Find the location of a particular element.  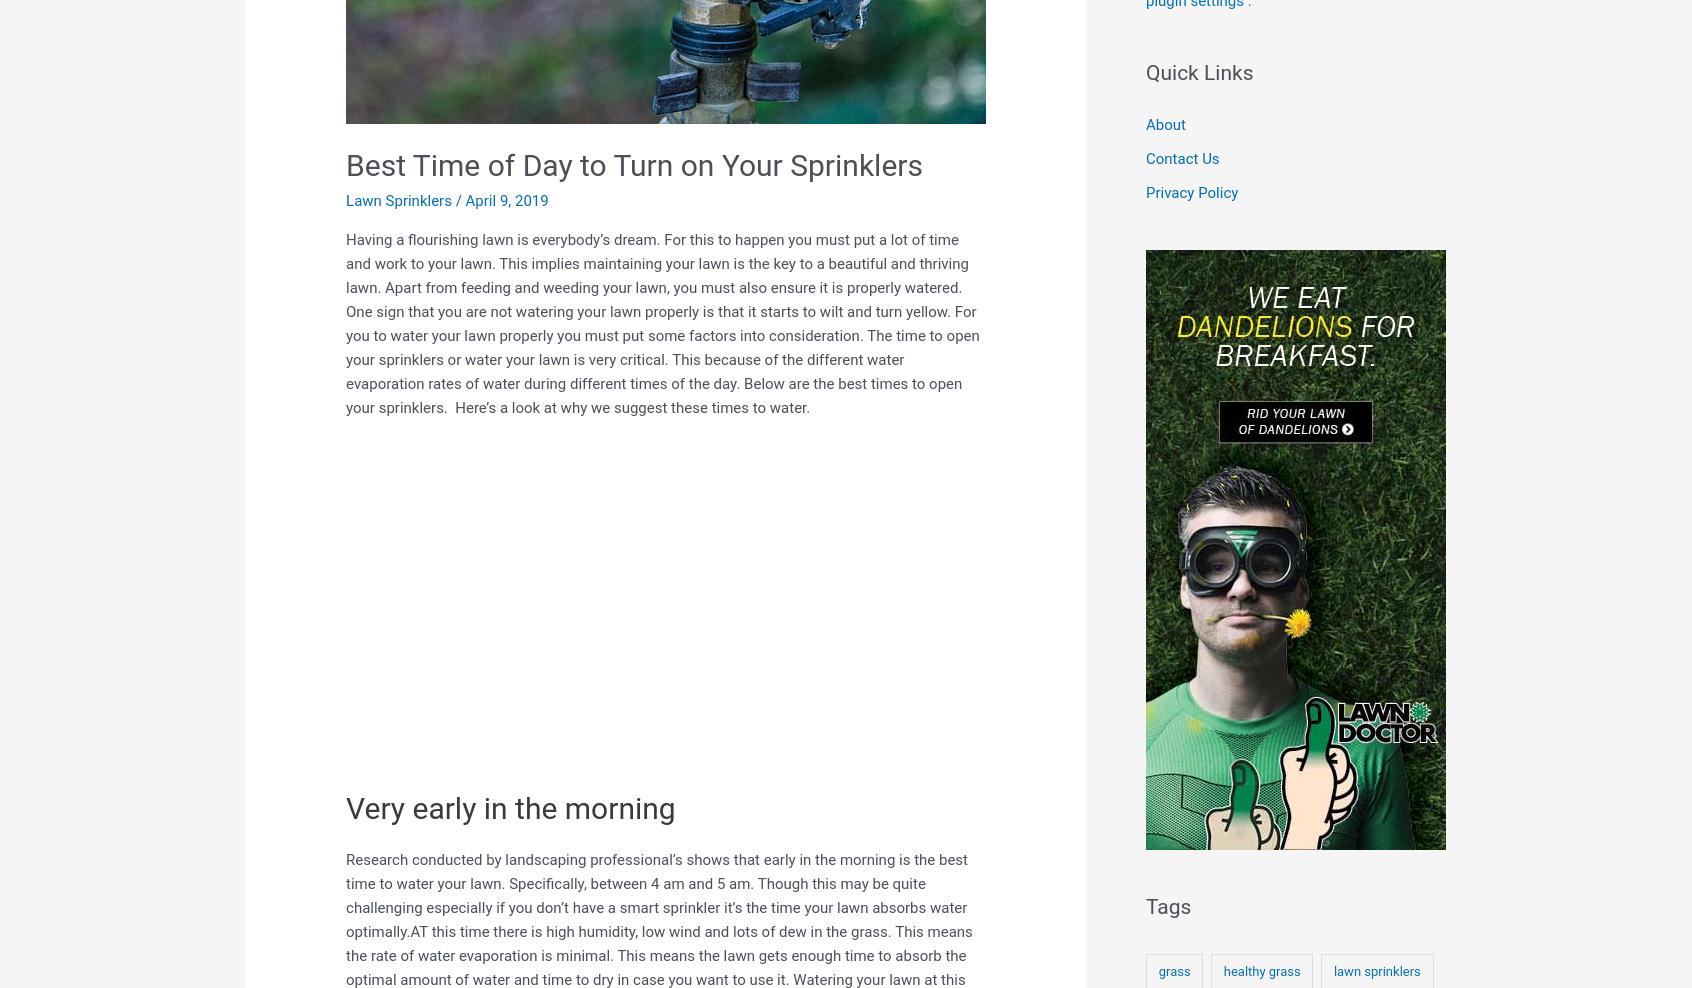

'About' is located at coordinates (1144, 123).